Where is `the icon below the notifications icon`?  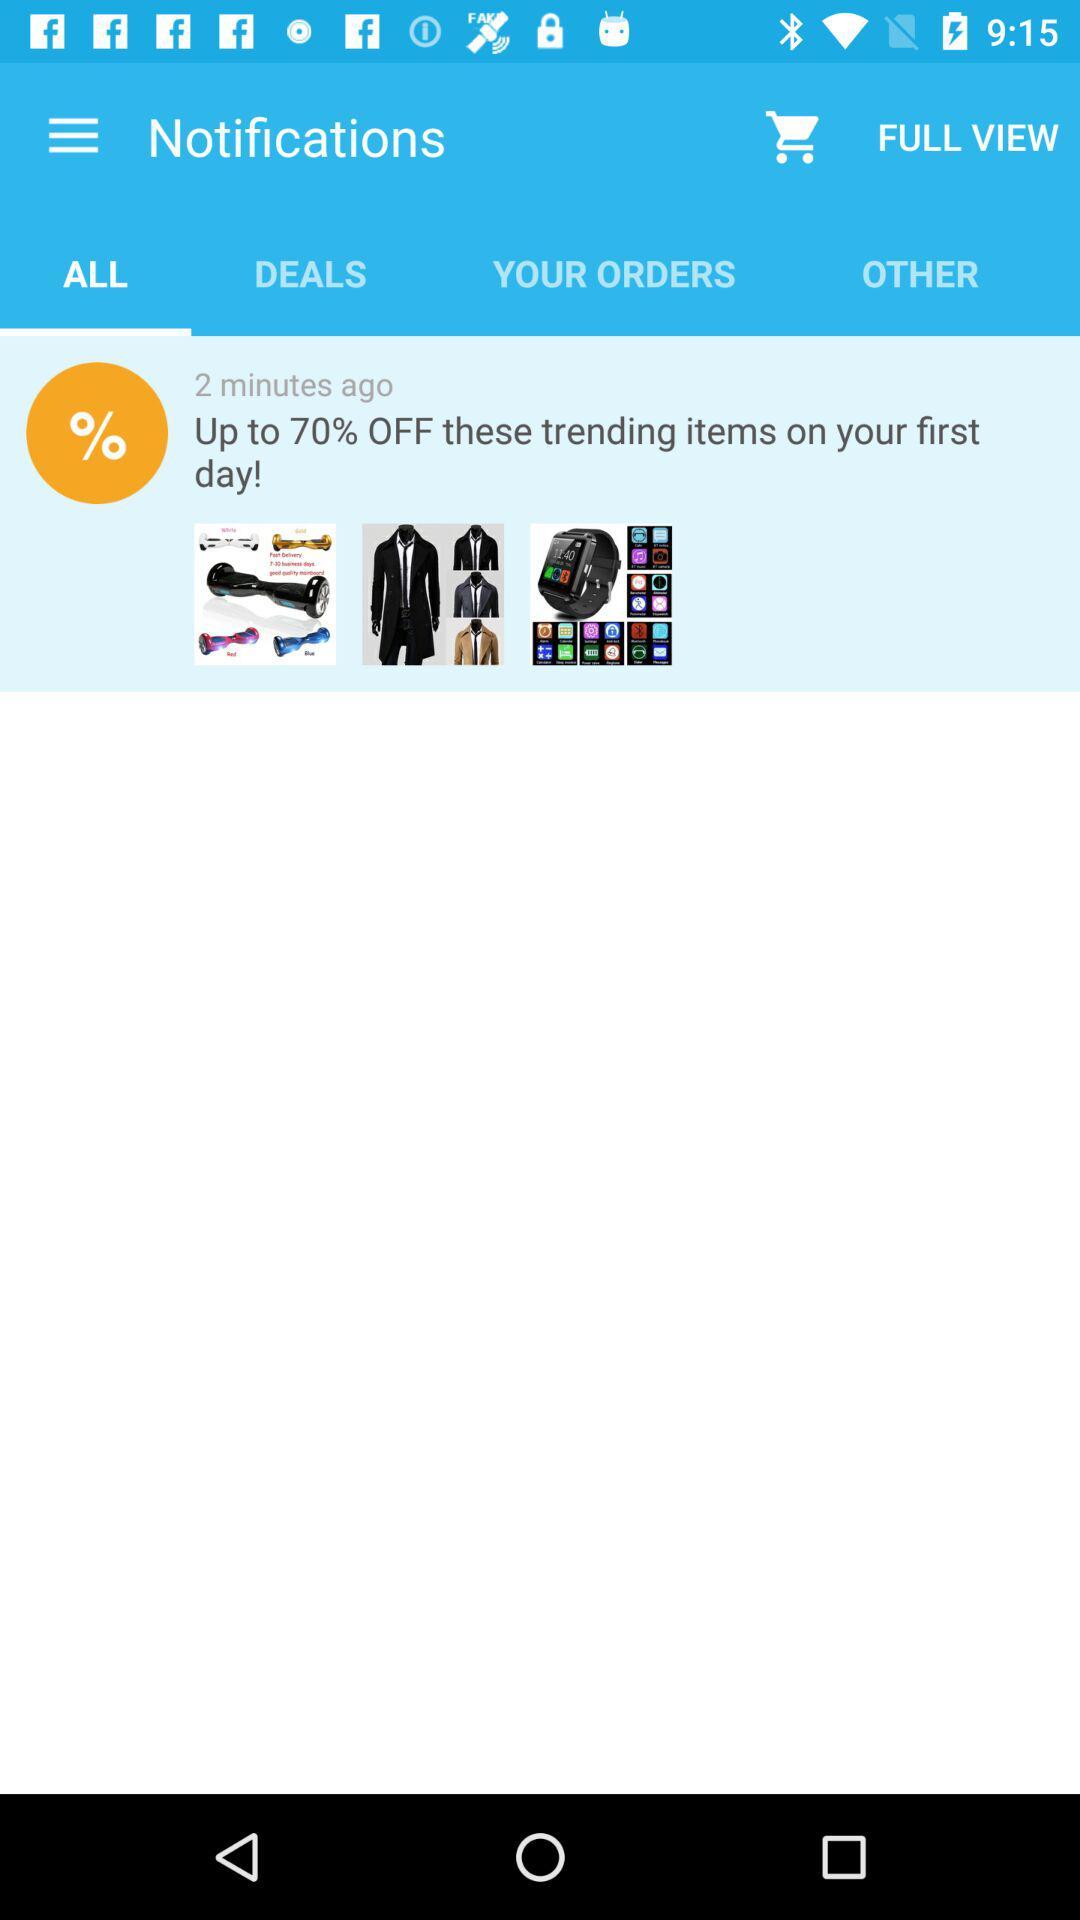
the icon below the notifications icon is located at coordinates (310, 272).